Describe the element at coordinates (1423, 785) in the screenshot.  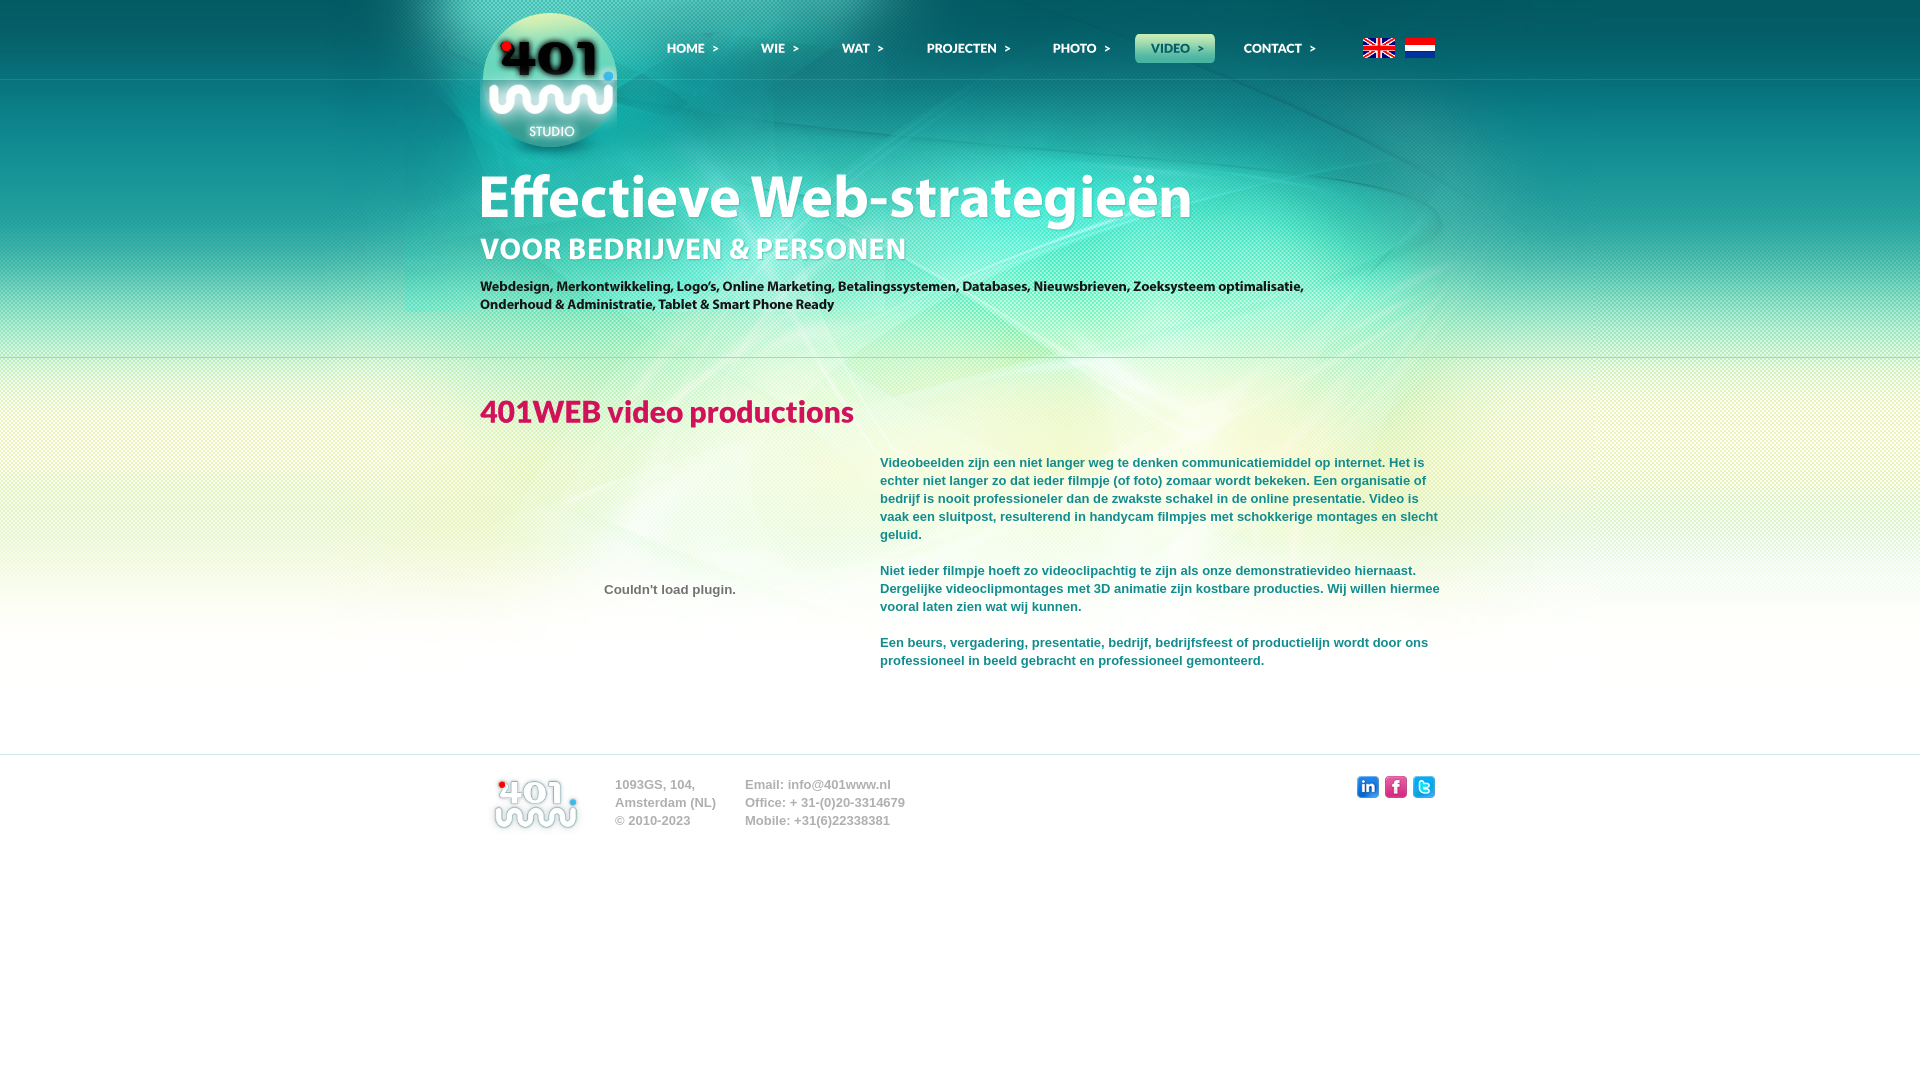
I see `'twitter'` at that location.